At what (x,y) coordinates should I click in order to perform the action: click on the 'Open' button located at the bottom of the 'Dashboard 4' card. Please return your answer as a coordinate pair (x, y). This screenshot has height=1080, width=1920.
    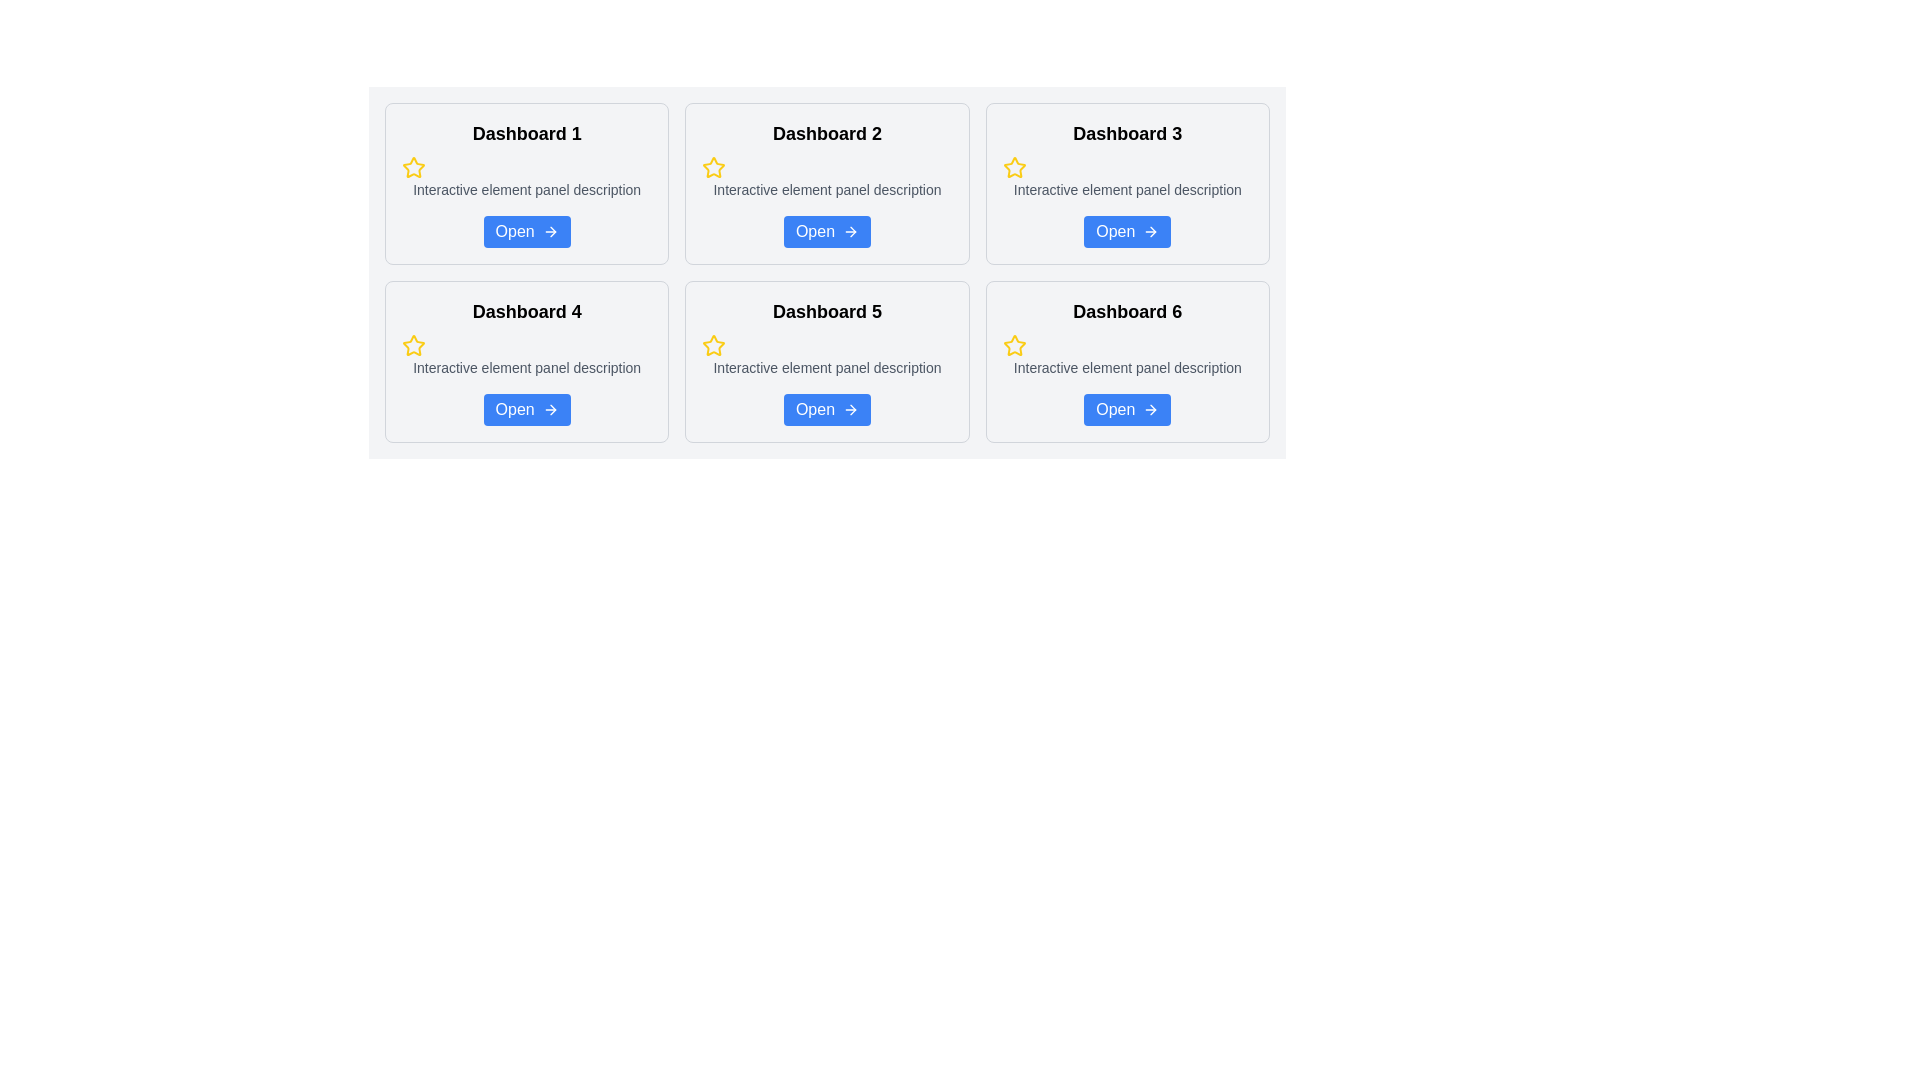
    Looking at the image, I should click on (527, 408).